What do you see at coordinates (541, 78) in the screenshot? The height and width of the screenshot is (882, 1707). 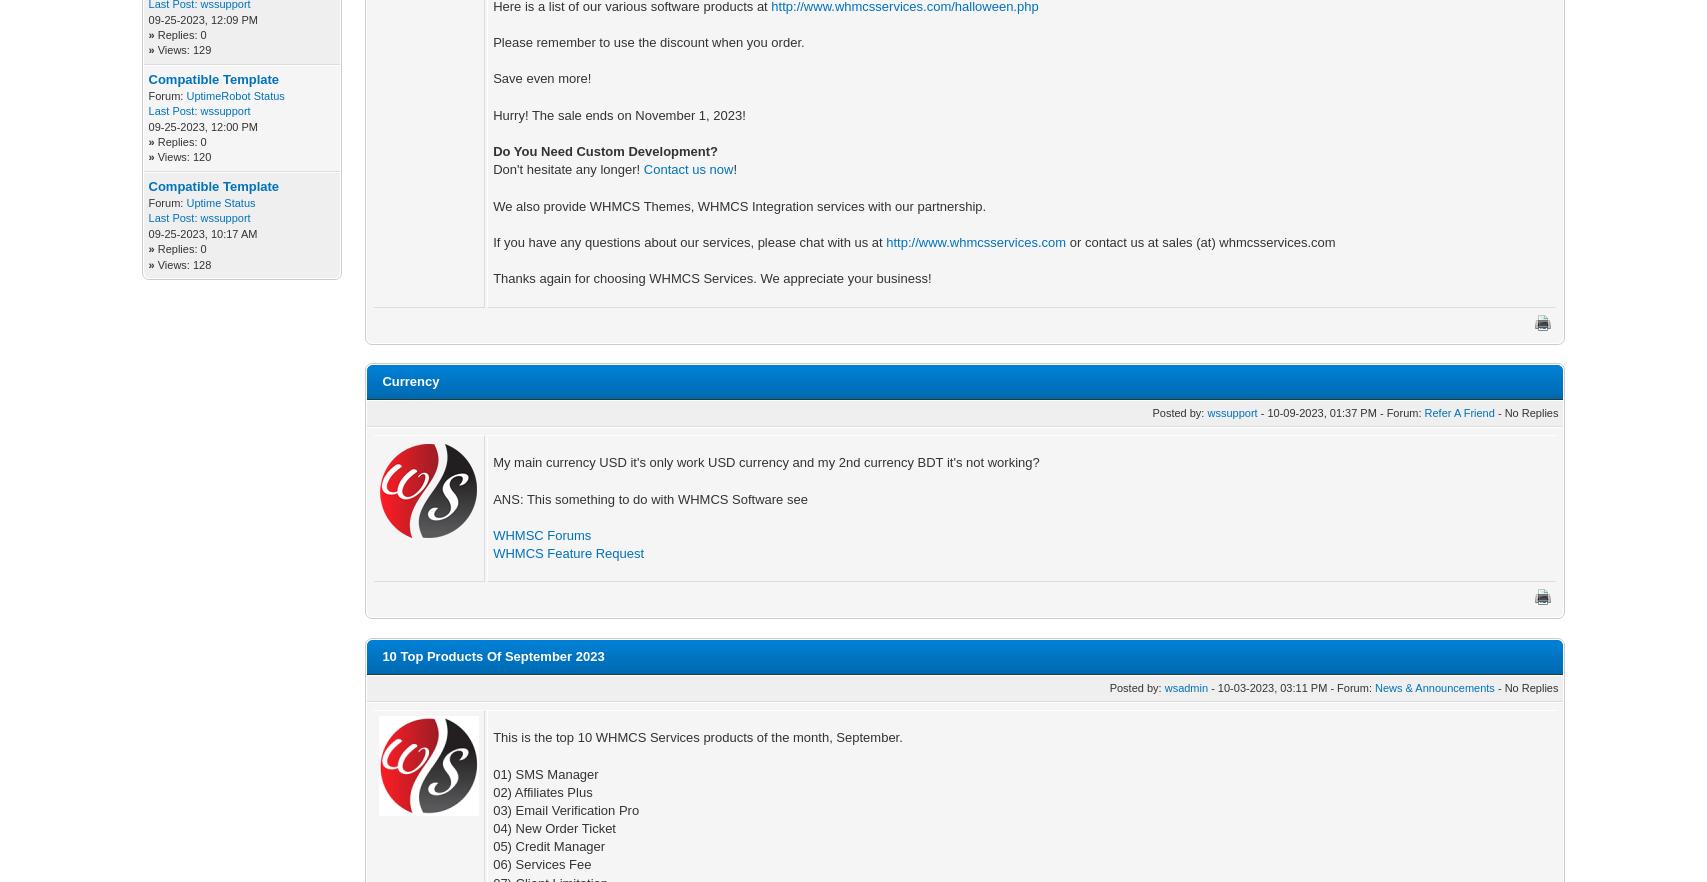 I see `'Save even more!'` at bounding box center [541, 78].